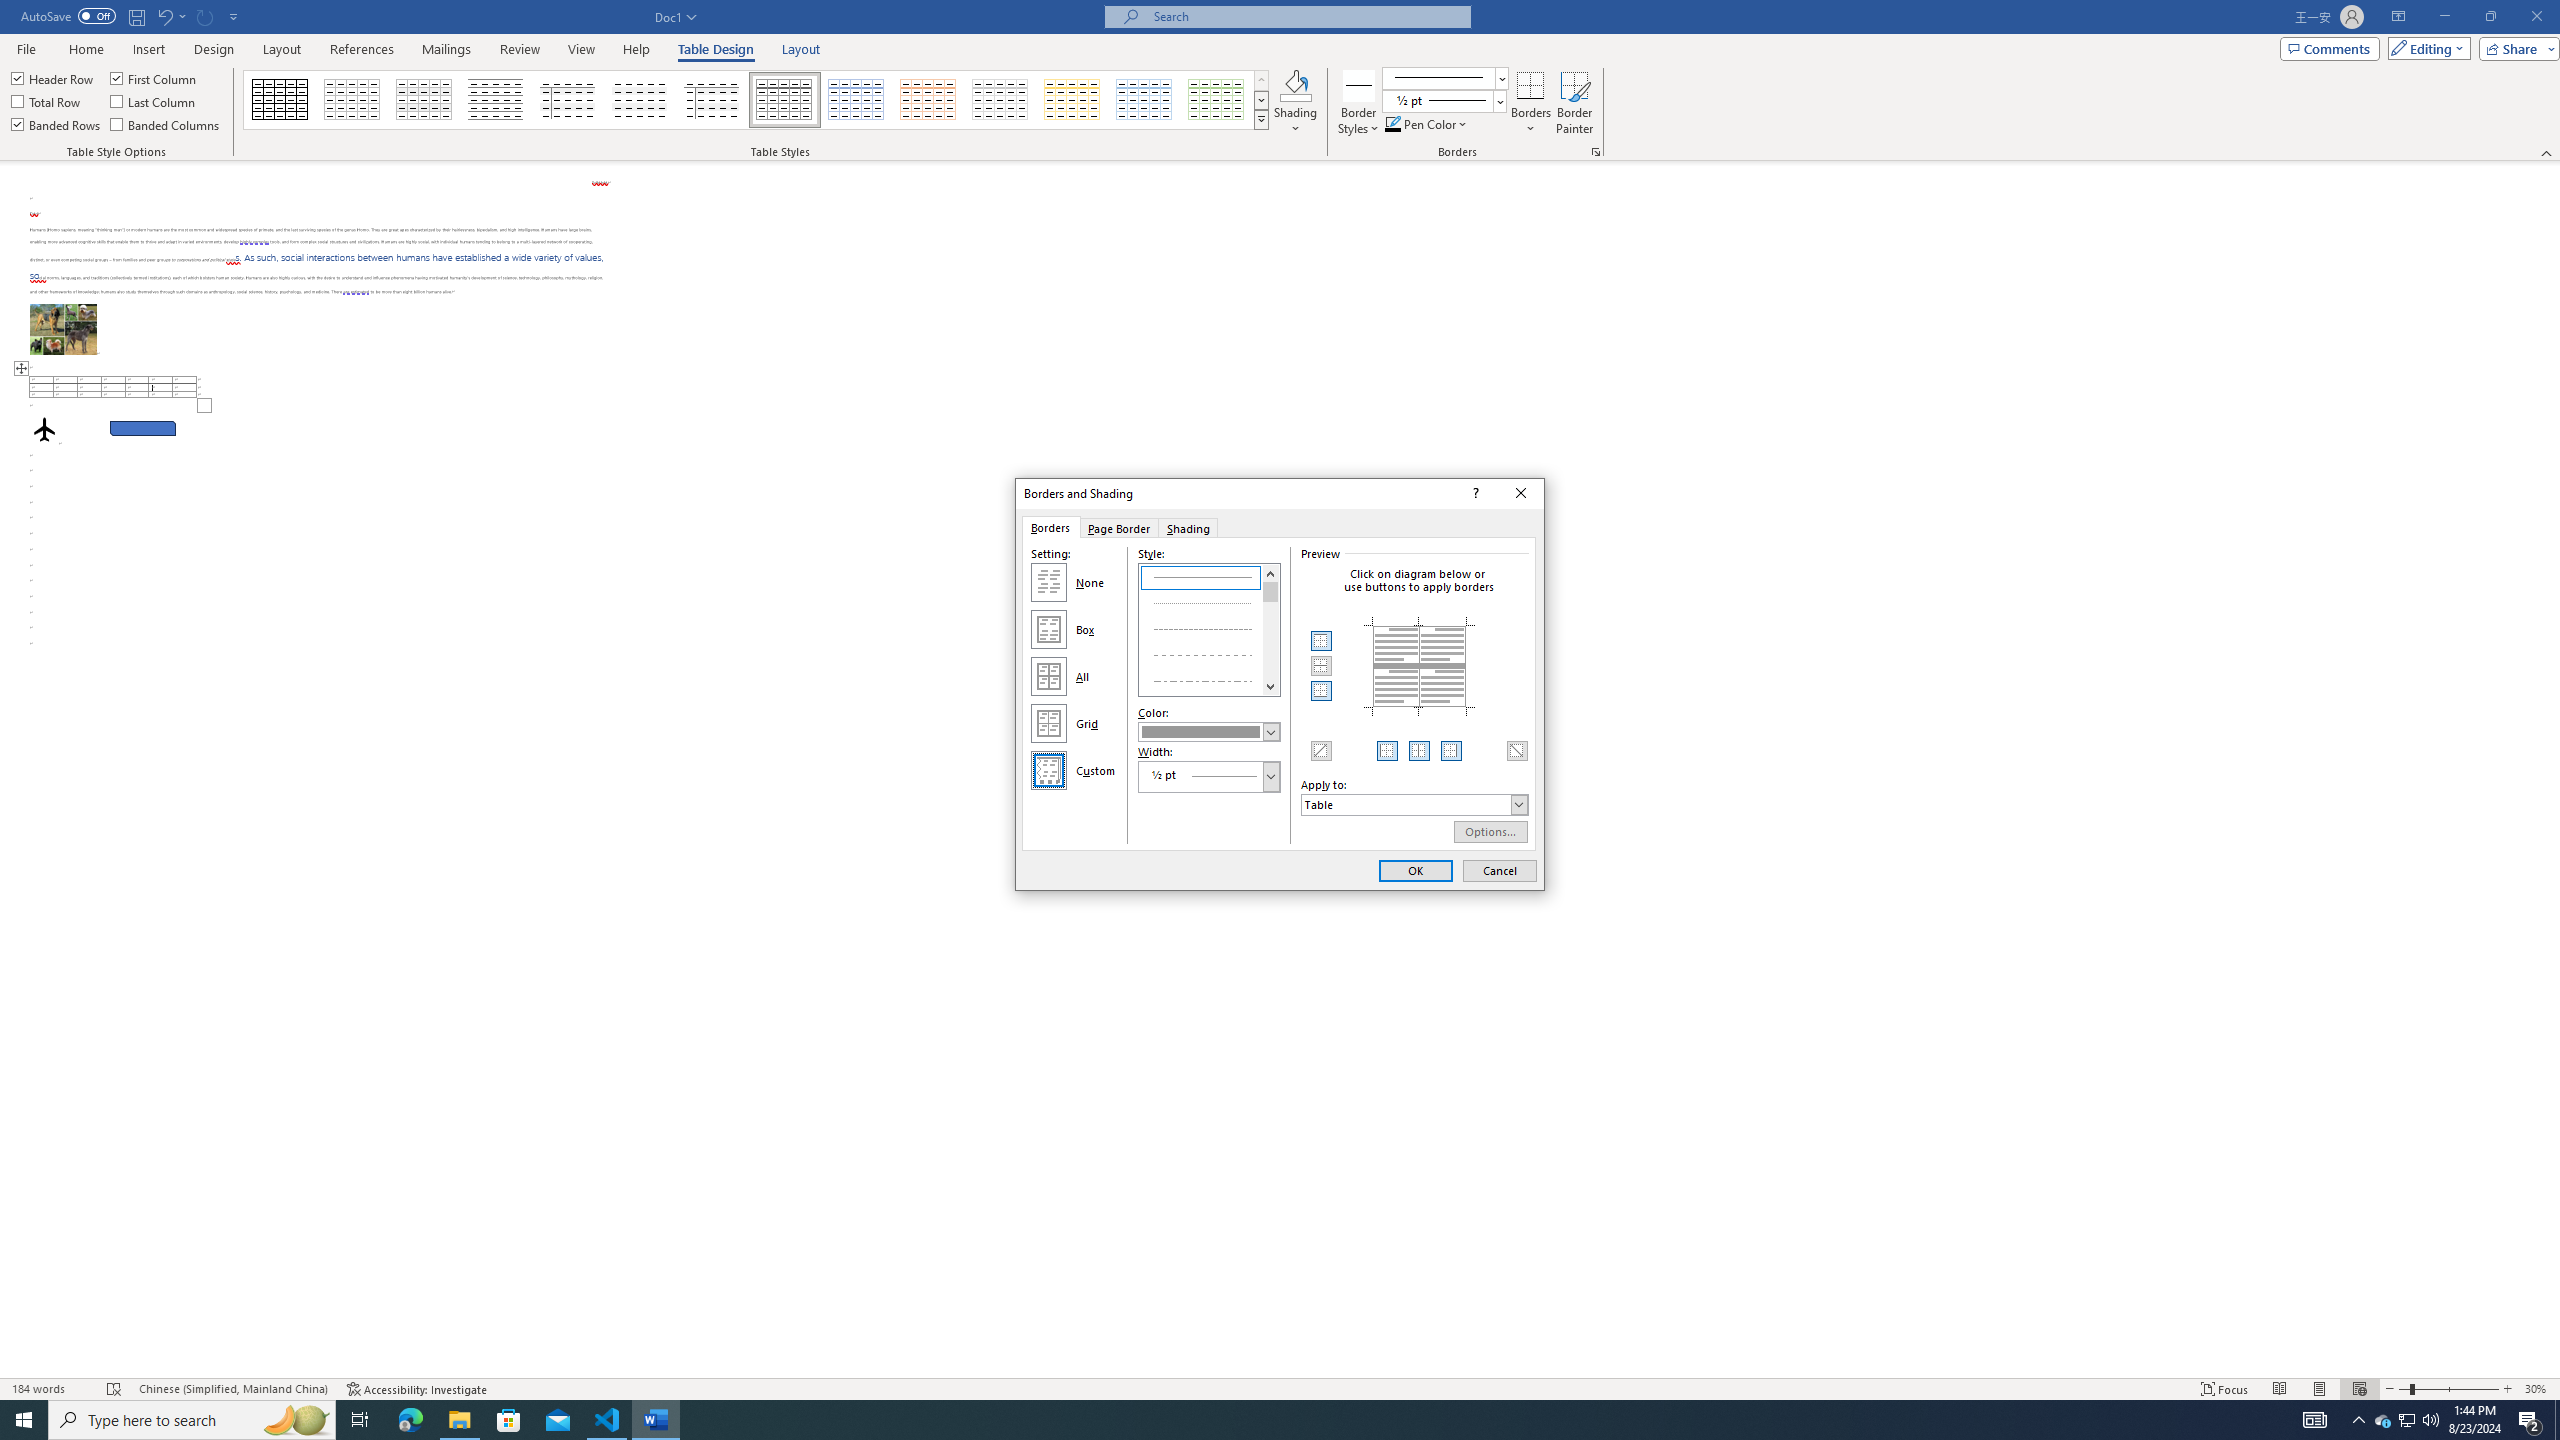  I want to click on 'Read Mode', so click(2278, 1389).